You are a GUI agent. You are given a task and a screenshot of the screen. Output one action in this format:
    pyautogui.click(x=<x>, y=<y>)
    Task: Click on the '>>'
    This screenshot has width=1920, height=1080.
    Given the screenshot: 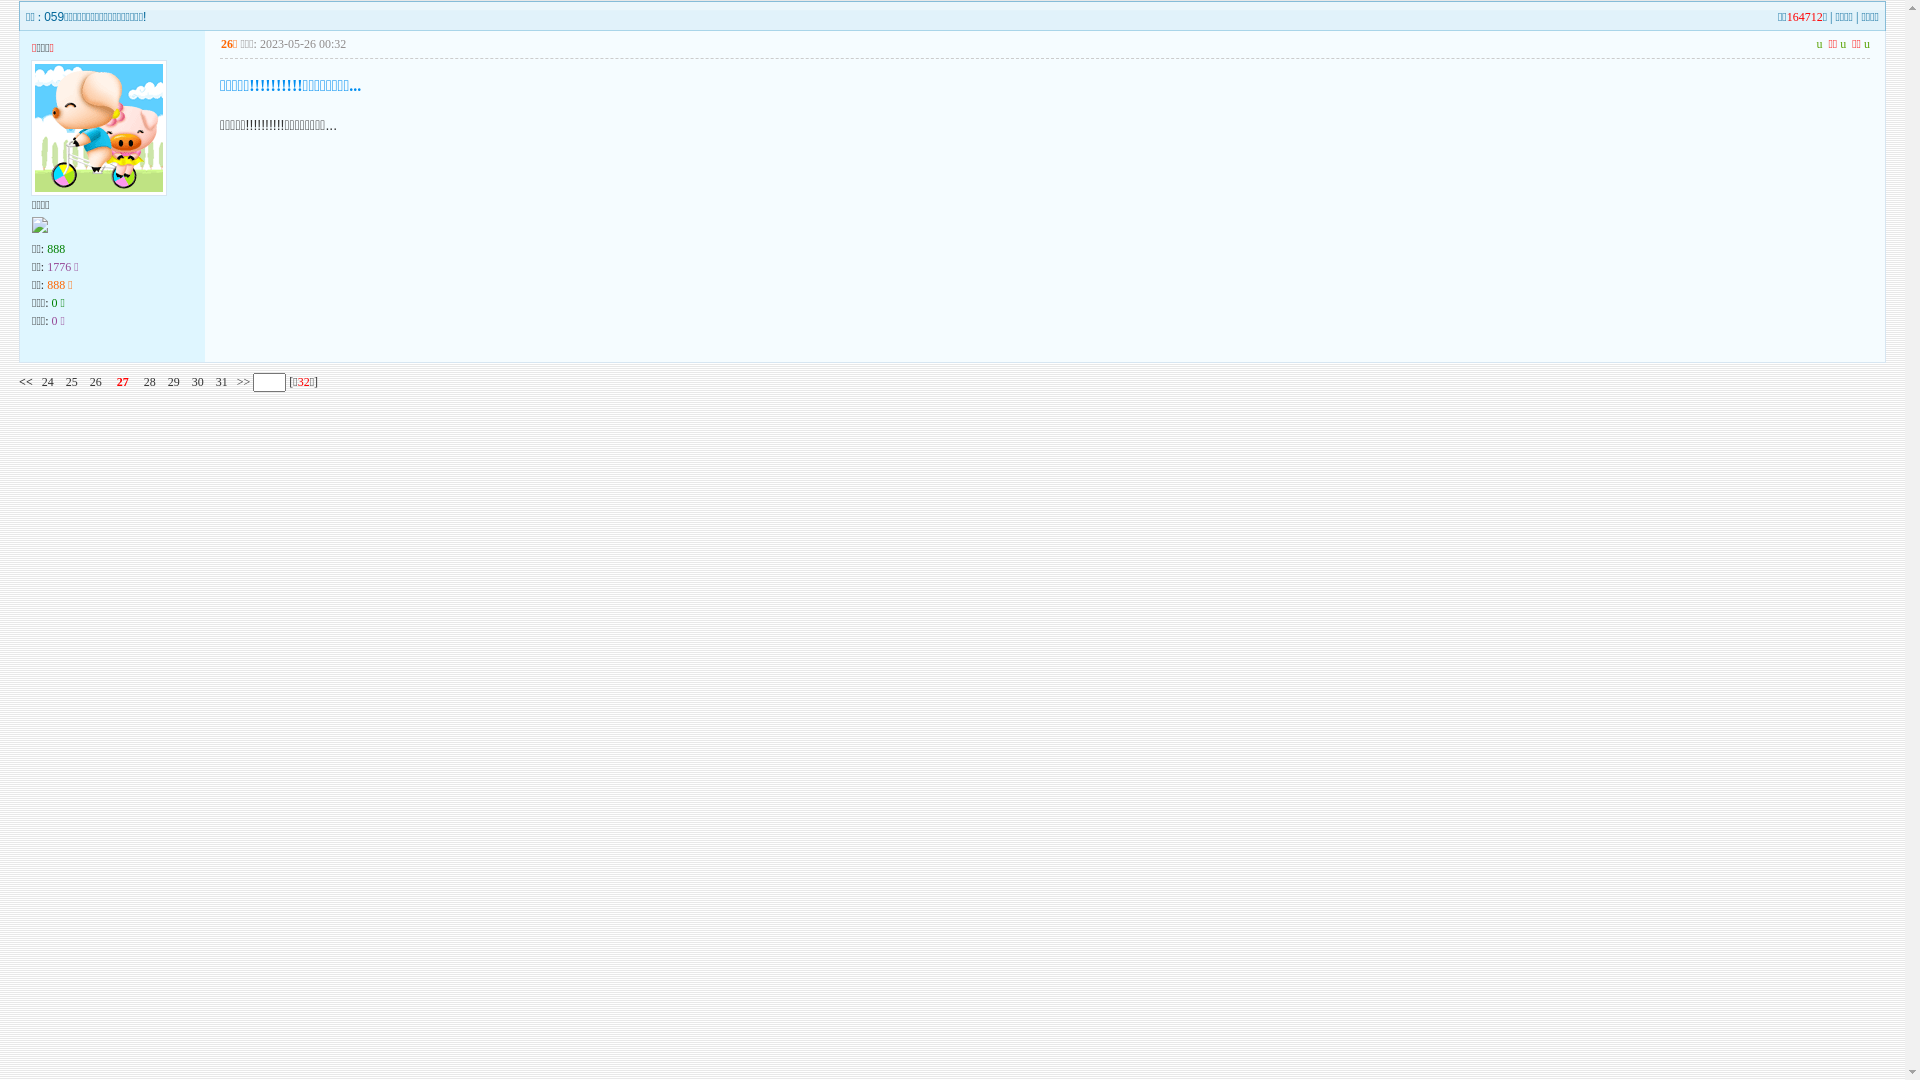 What is the action you would take?
    pyautogui.click(x=241, y=381)
    